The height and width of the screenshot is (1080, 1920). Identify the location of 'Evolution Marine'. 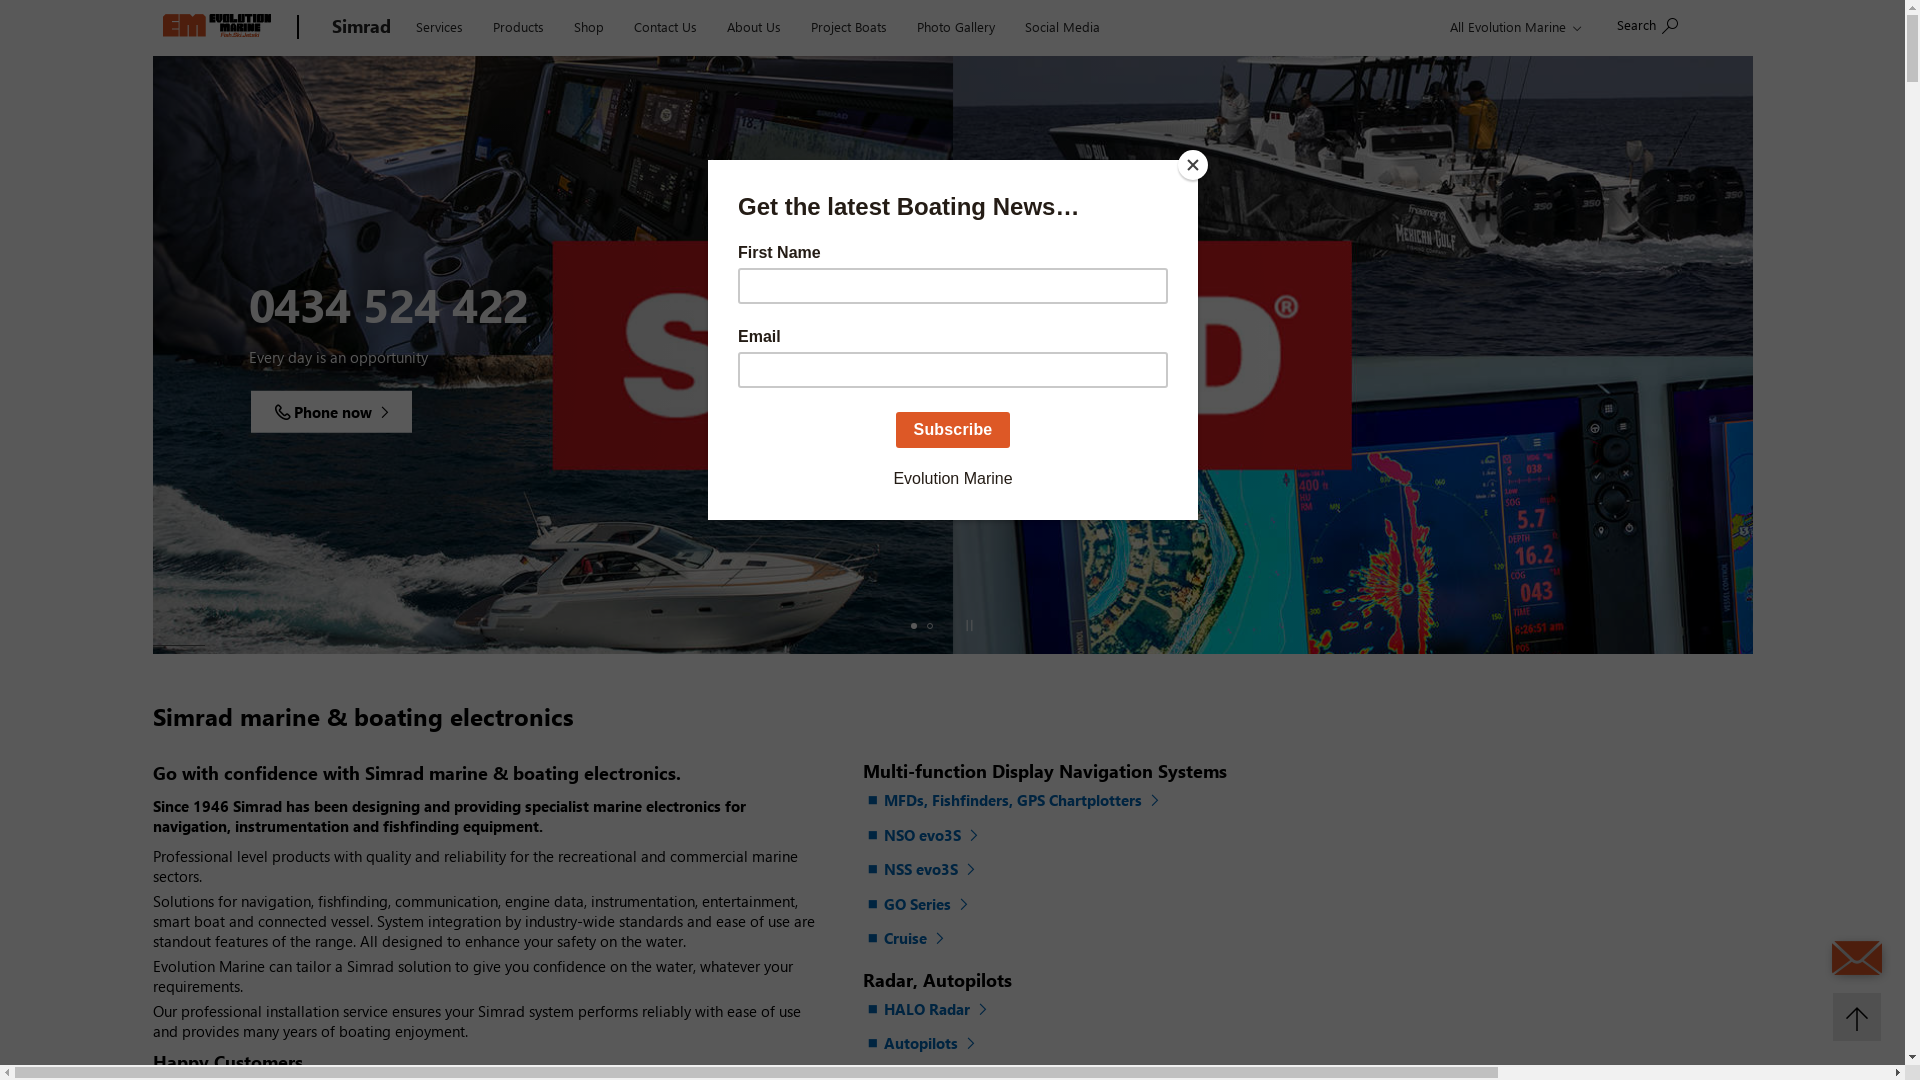
(220, 27).